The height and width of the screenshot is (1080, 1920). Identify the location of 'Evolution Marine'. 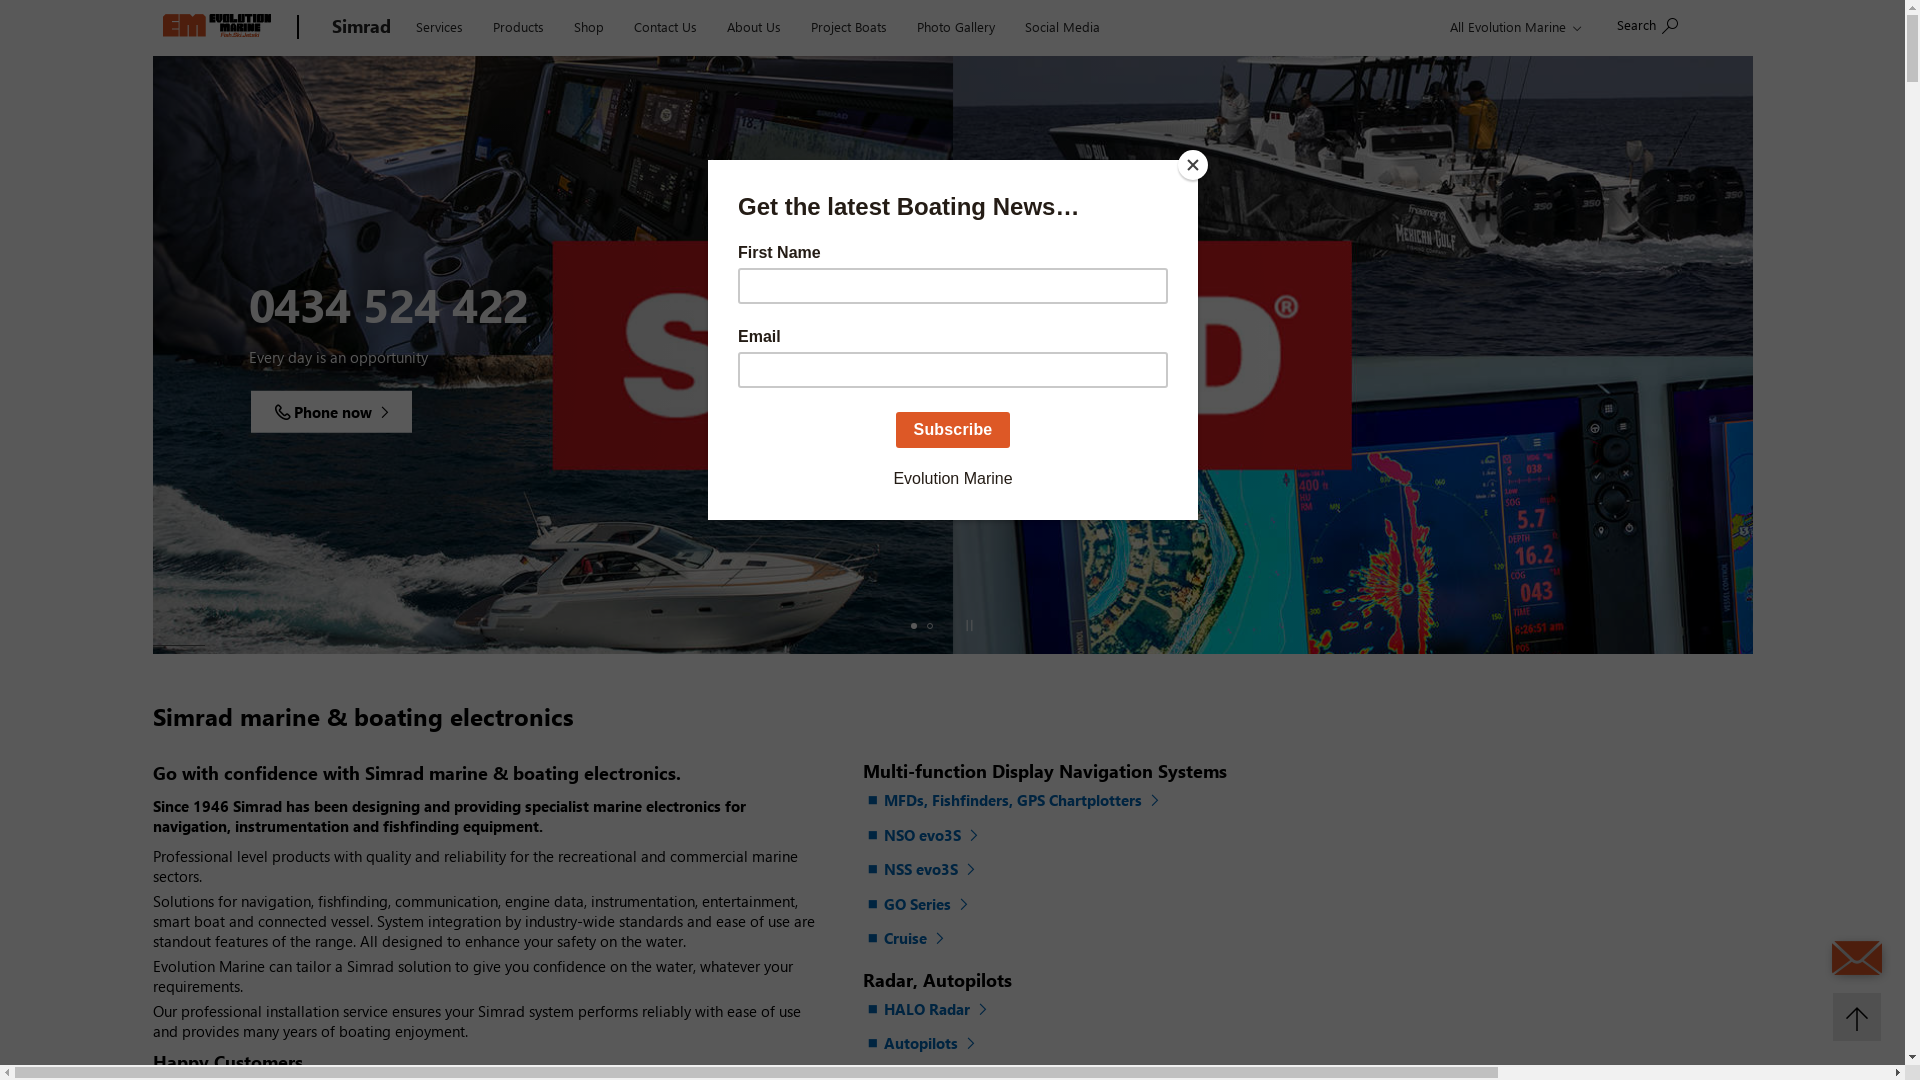
(220, 27).